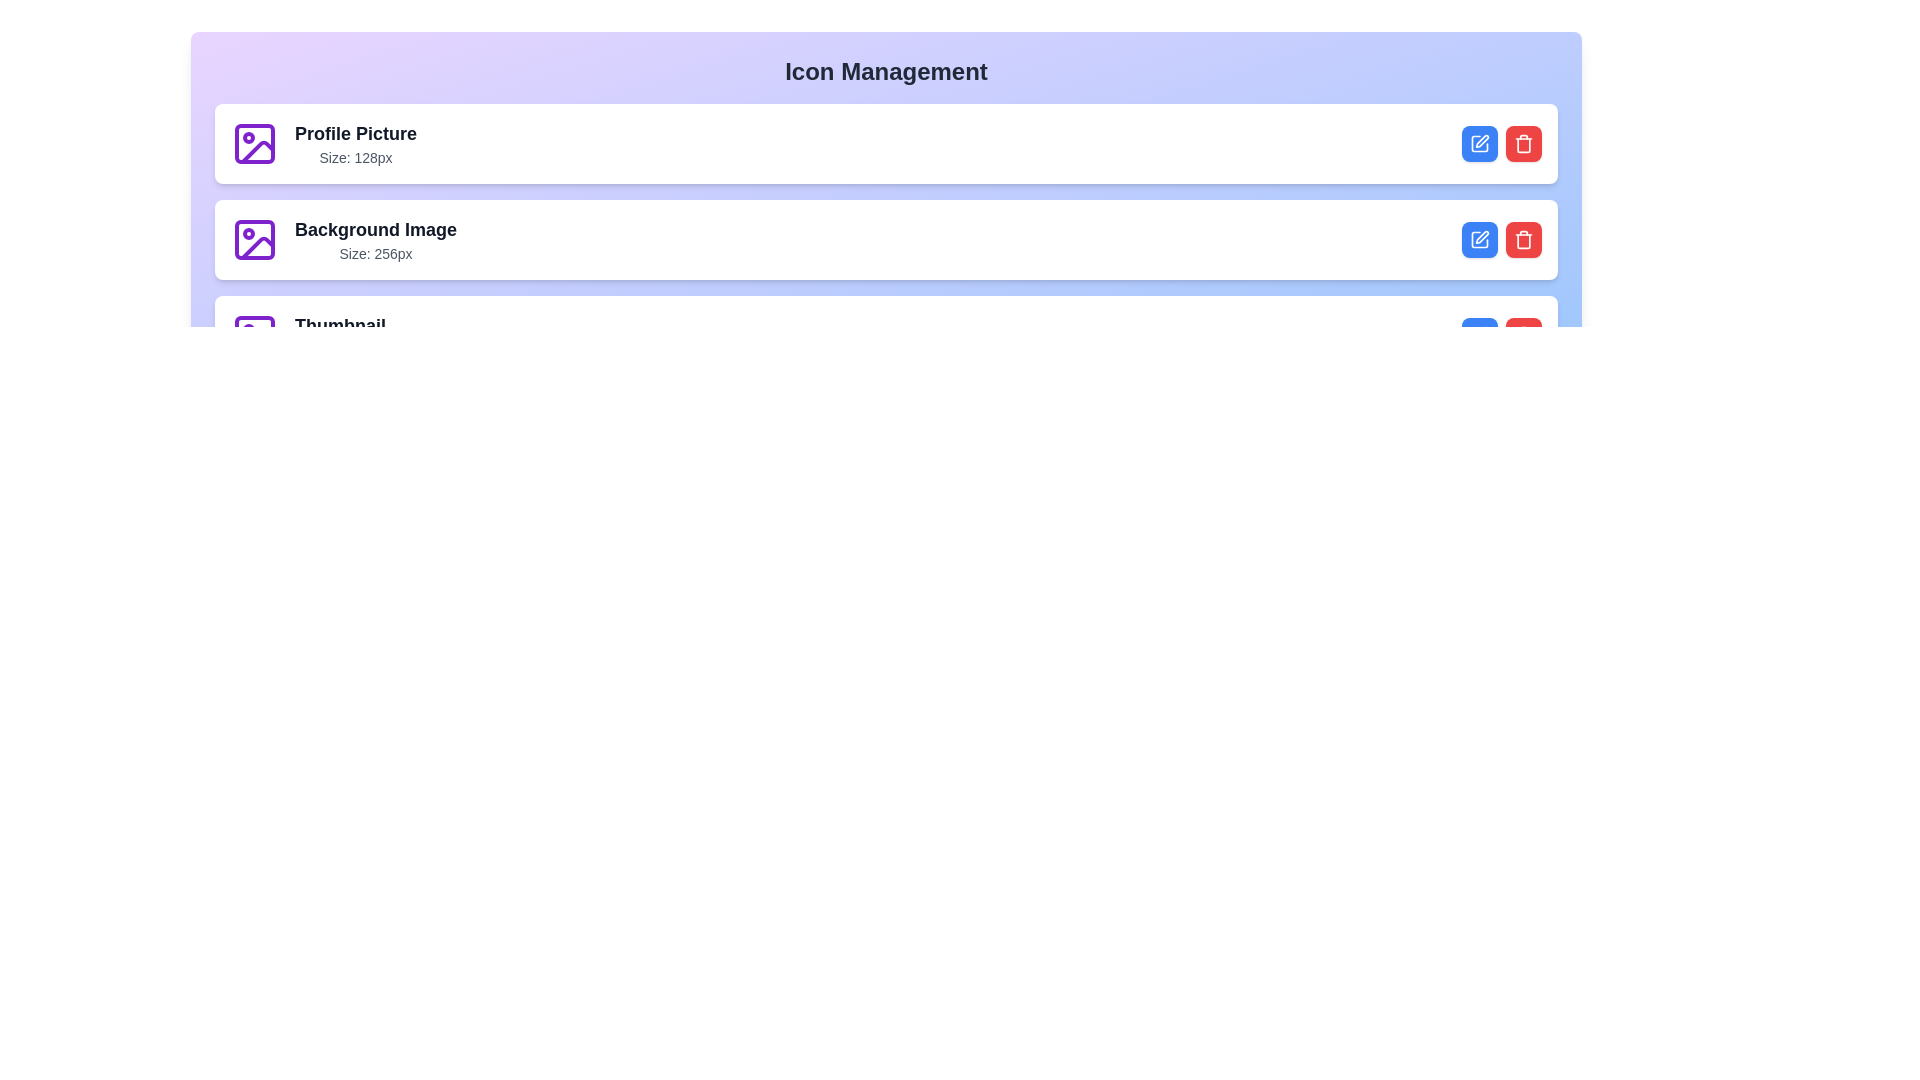  Describe the element at coordinates (375, 238) in the screenshot. I see `the informational block displaying description and size information related` at that location.